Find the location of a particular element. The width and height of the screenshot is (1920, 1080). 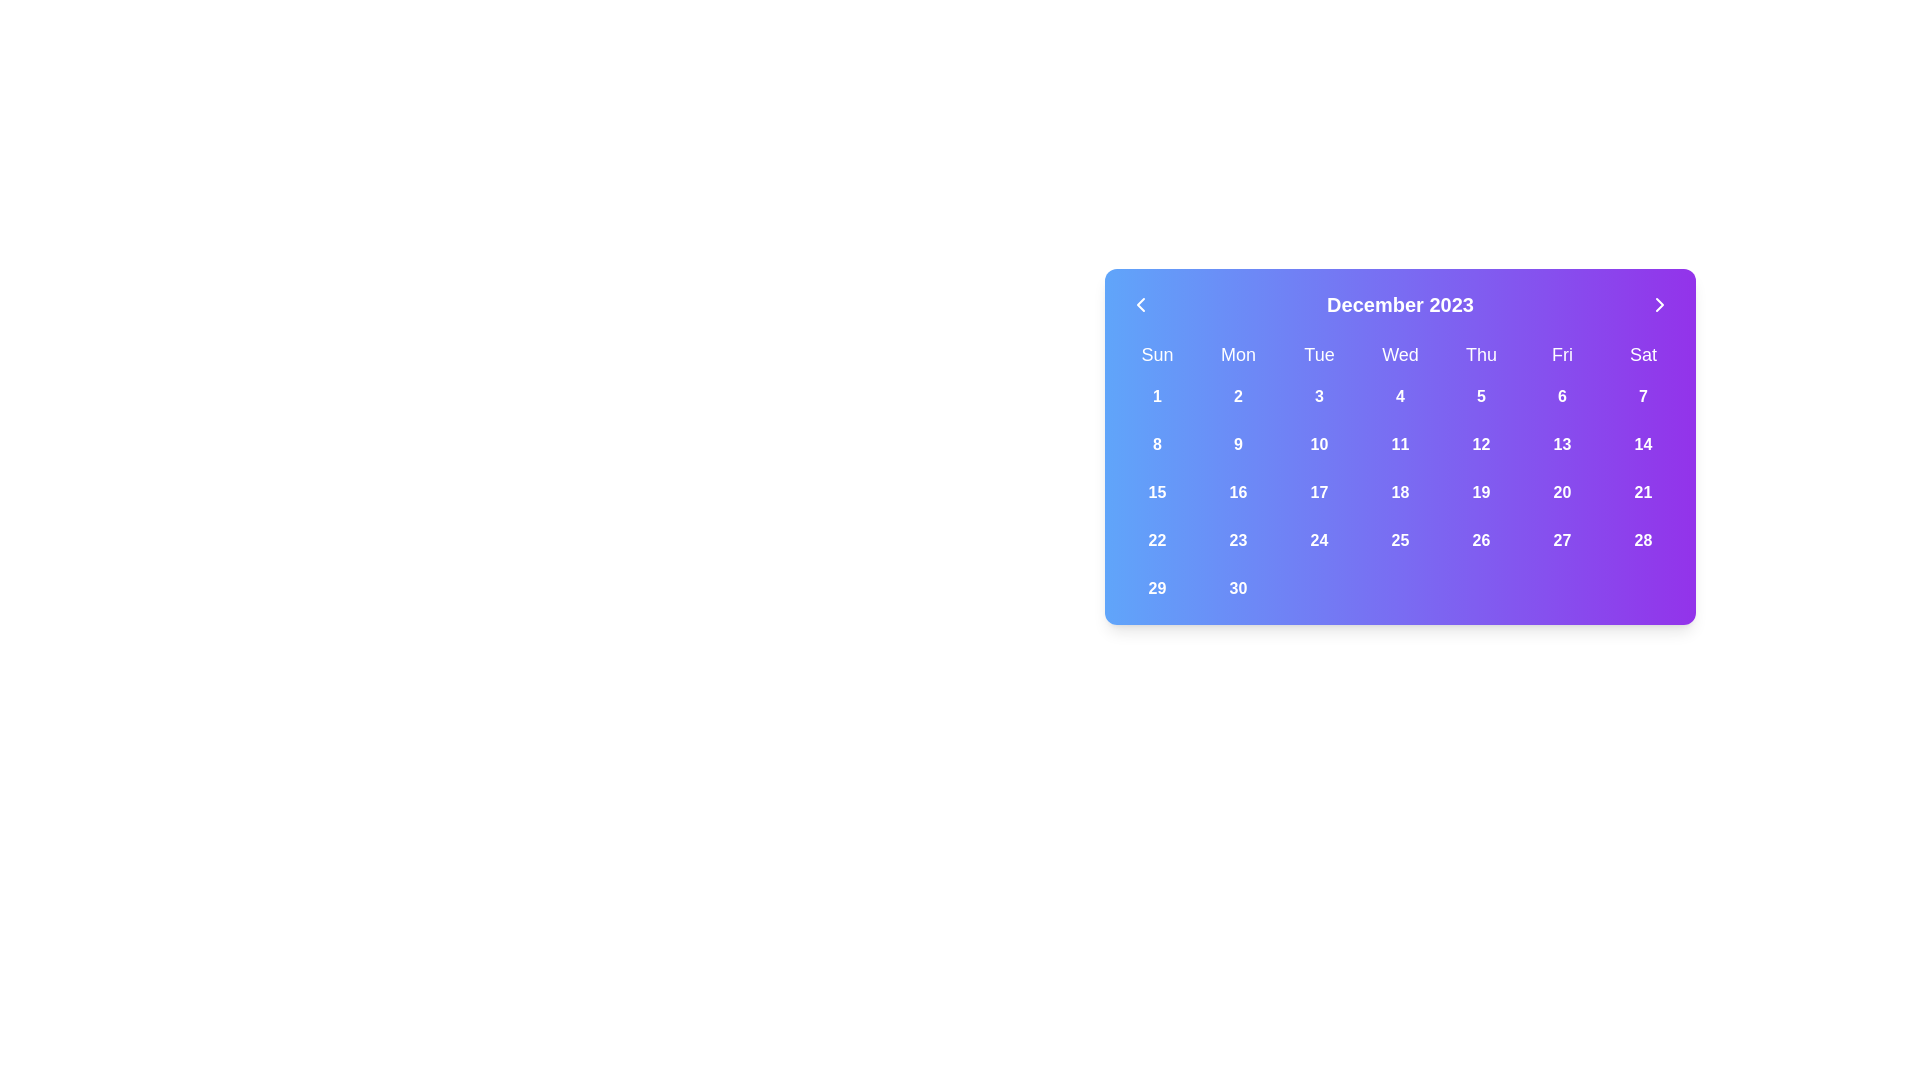

the text label displaying 'Mon', which is the second weekday header in a calendar view, styled in bold and large white text against a gradient blue and purple background is located at coordinates (1237, 353).